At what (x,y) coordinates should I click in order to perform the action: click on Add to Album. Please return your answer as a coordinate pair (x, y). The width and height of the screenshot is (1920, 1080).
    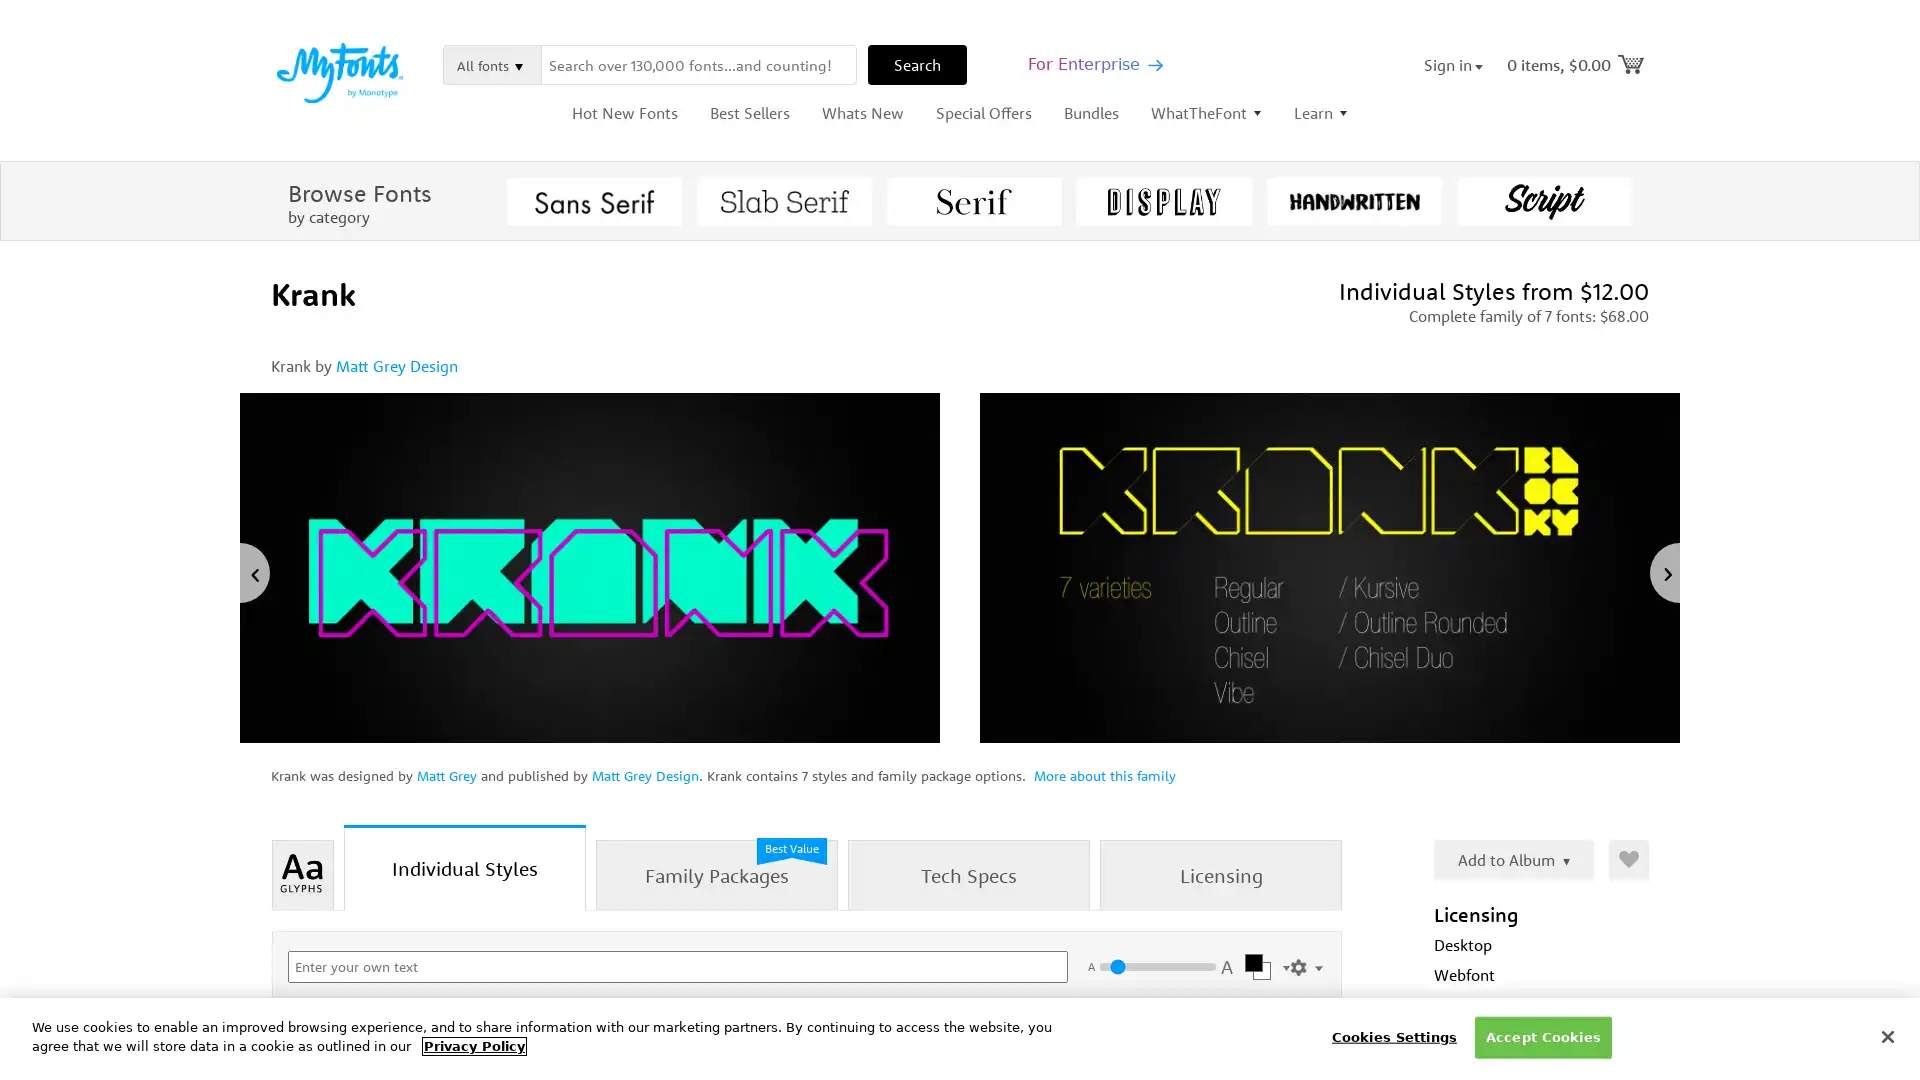
    Looking at the image, I should click on (1513, 859).